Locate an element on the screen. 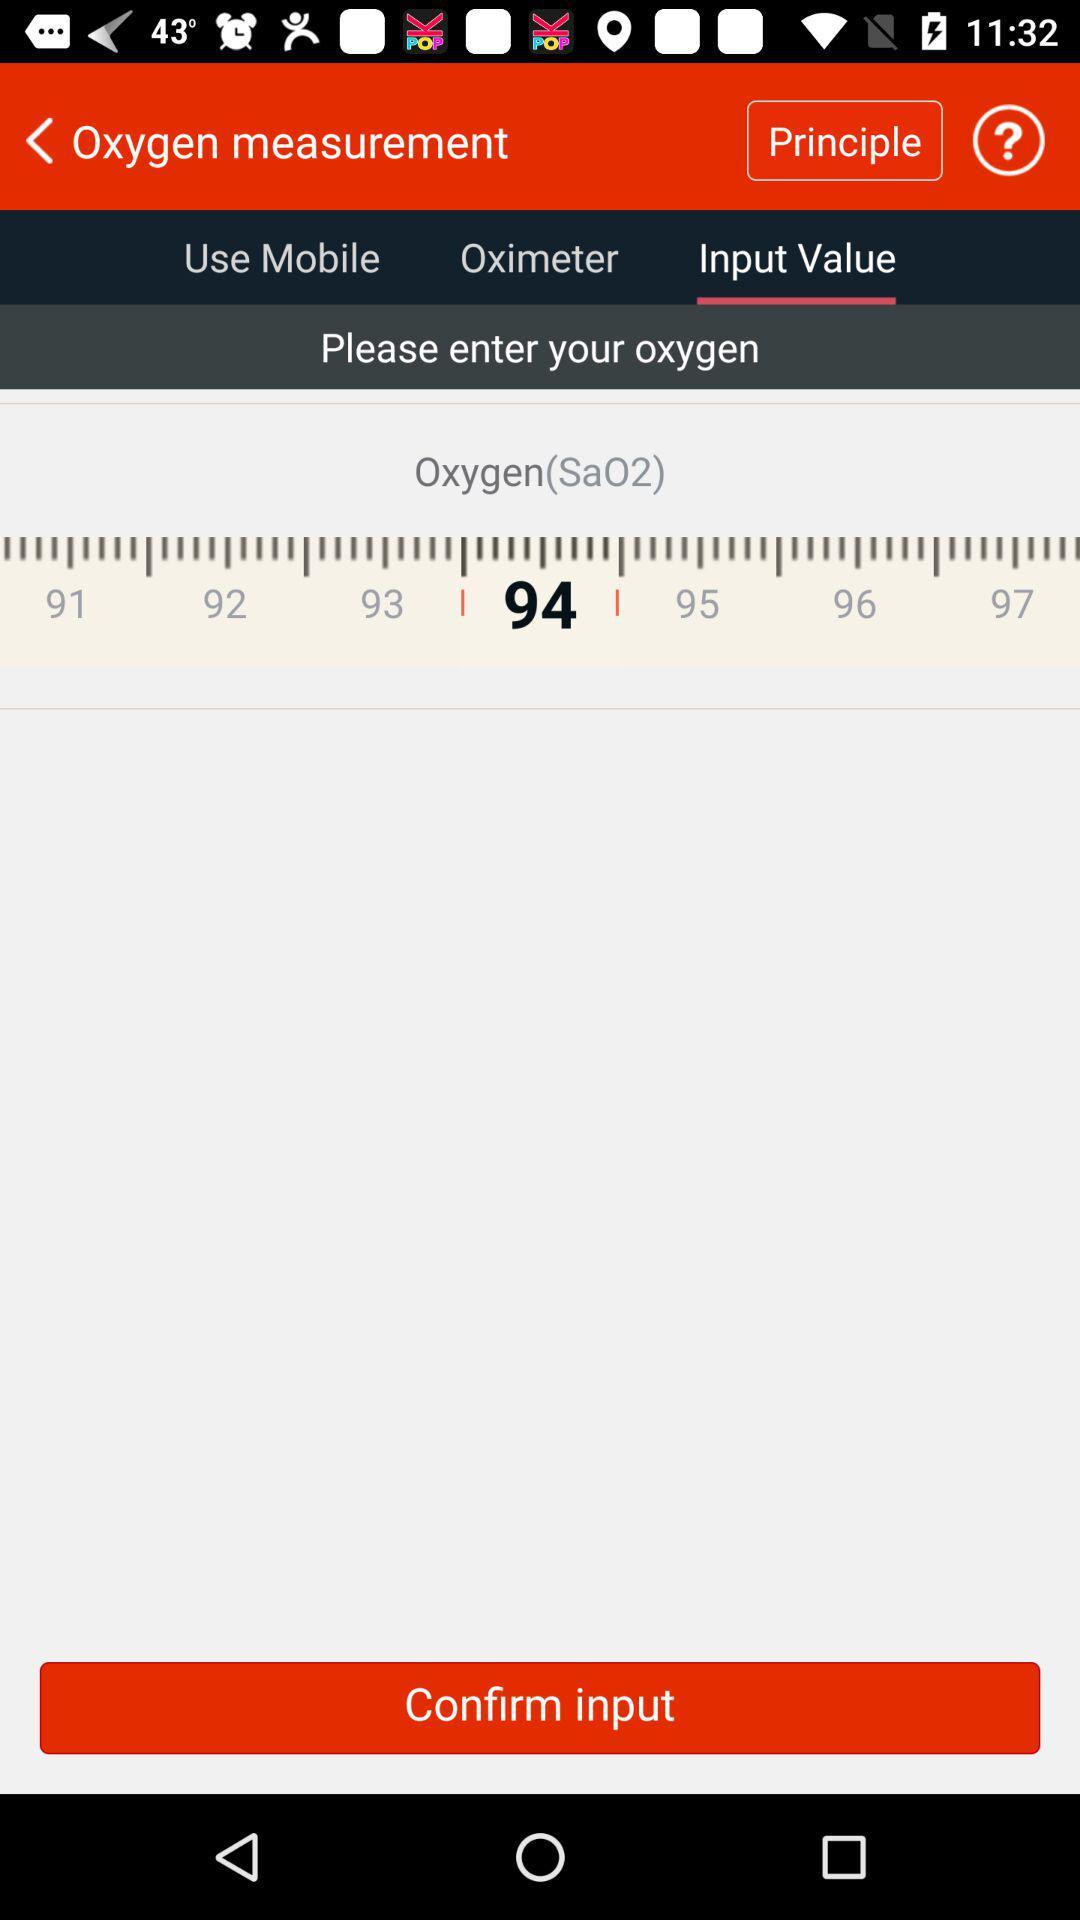 This screenshot has height=1920, width=1080. item next to oximeter is located at coordinates (796, 256).